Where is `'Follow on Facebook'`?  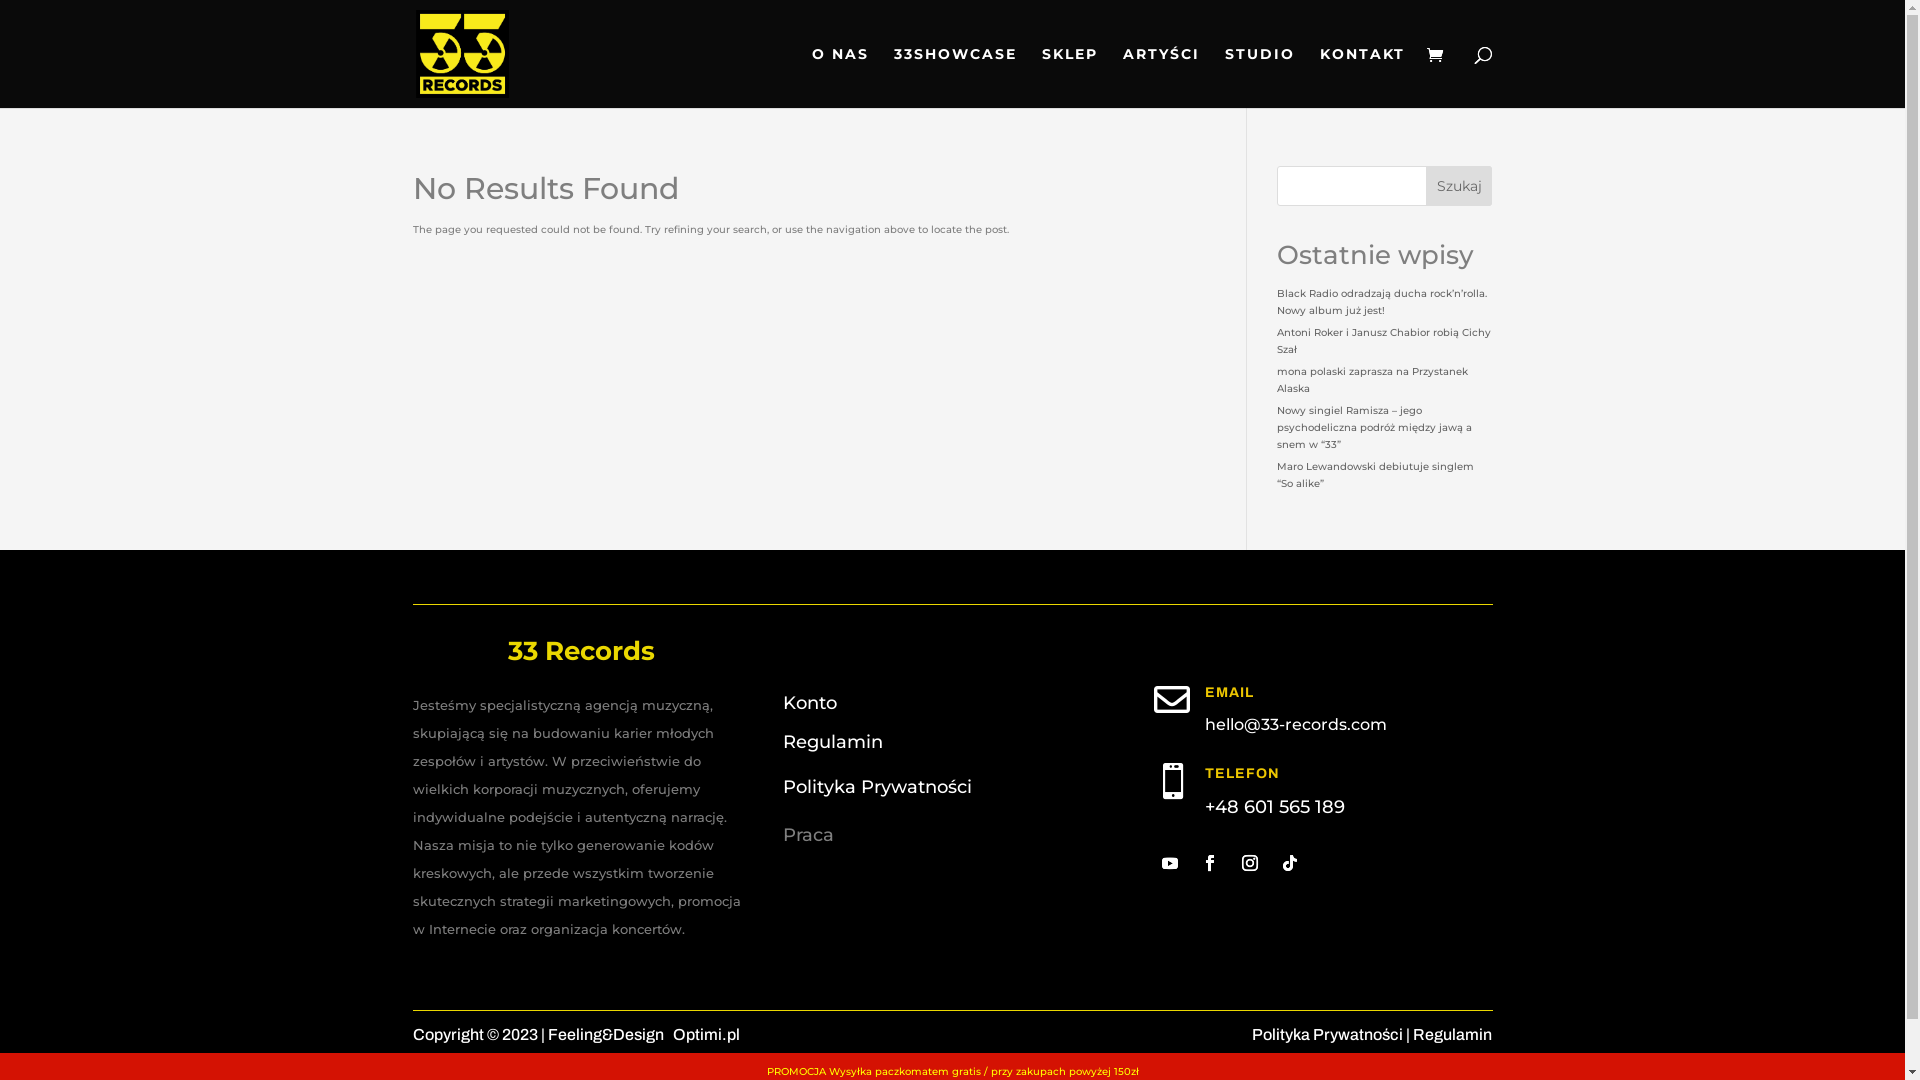 'Follow on Facebook' is located at coordinates (1208, 862).